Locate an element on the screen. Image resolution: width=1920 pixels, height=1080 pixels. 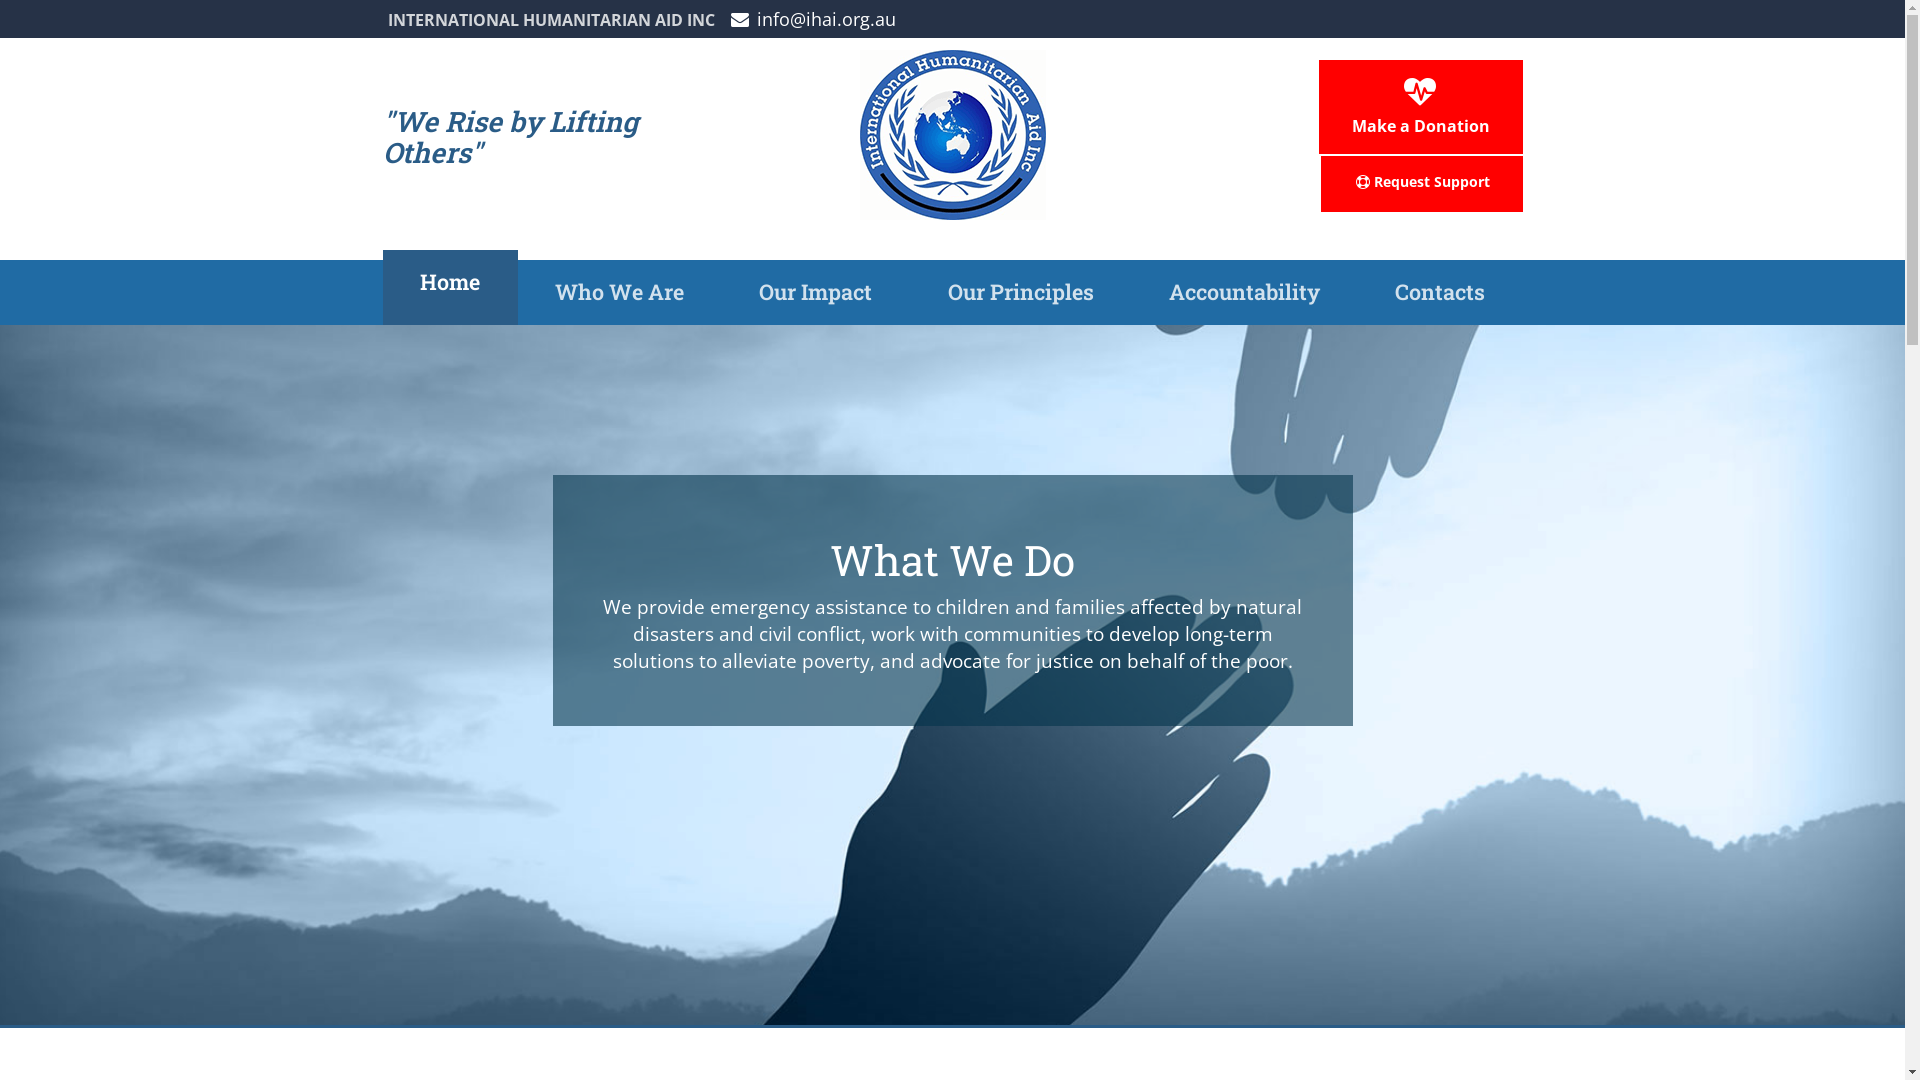
'Home' is located at coordinates (169, 119).